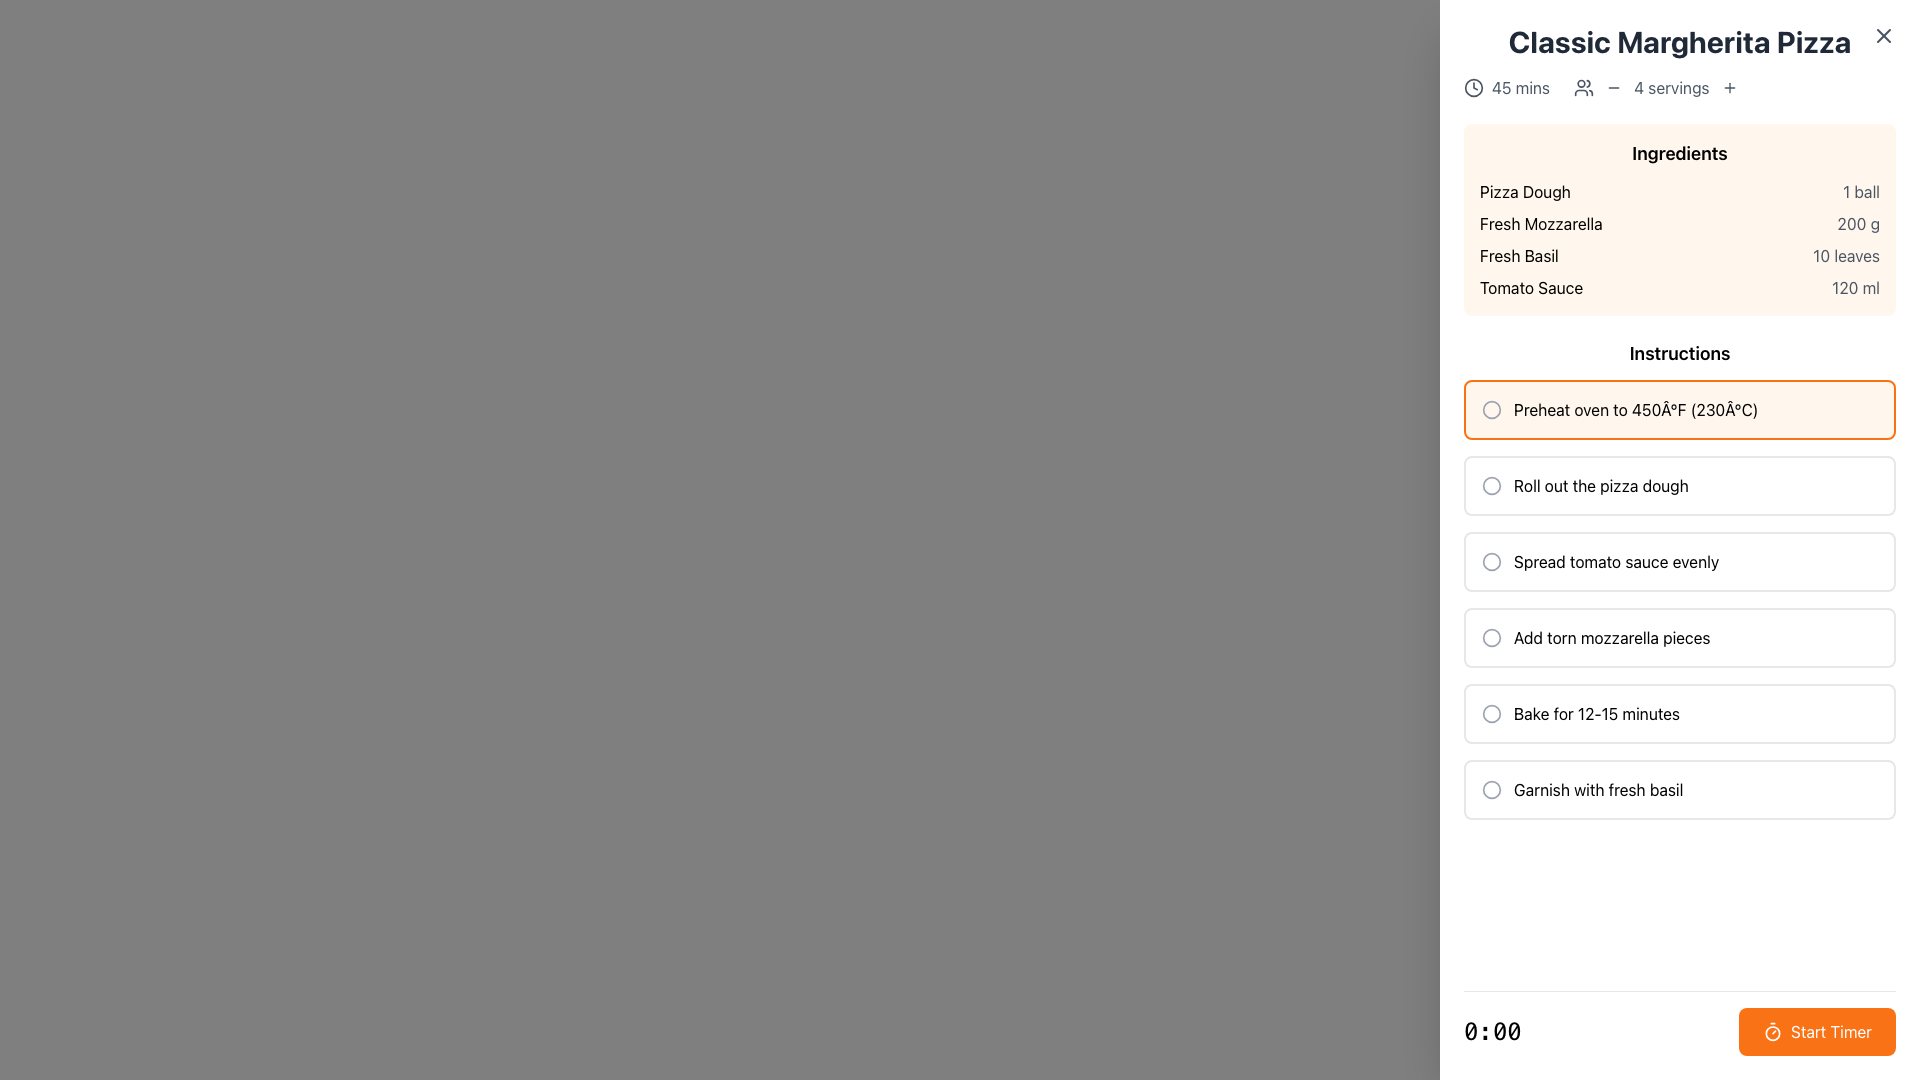 The height and width of the screenshot is (1080, 1920). I want to click on text content of the Text label displaying '1 ball', which is located to the right of 'Pizza Dough' in the Ingredients section, so click(1860, 192).